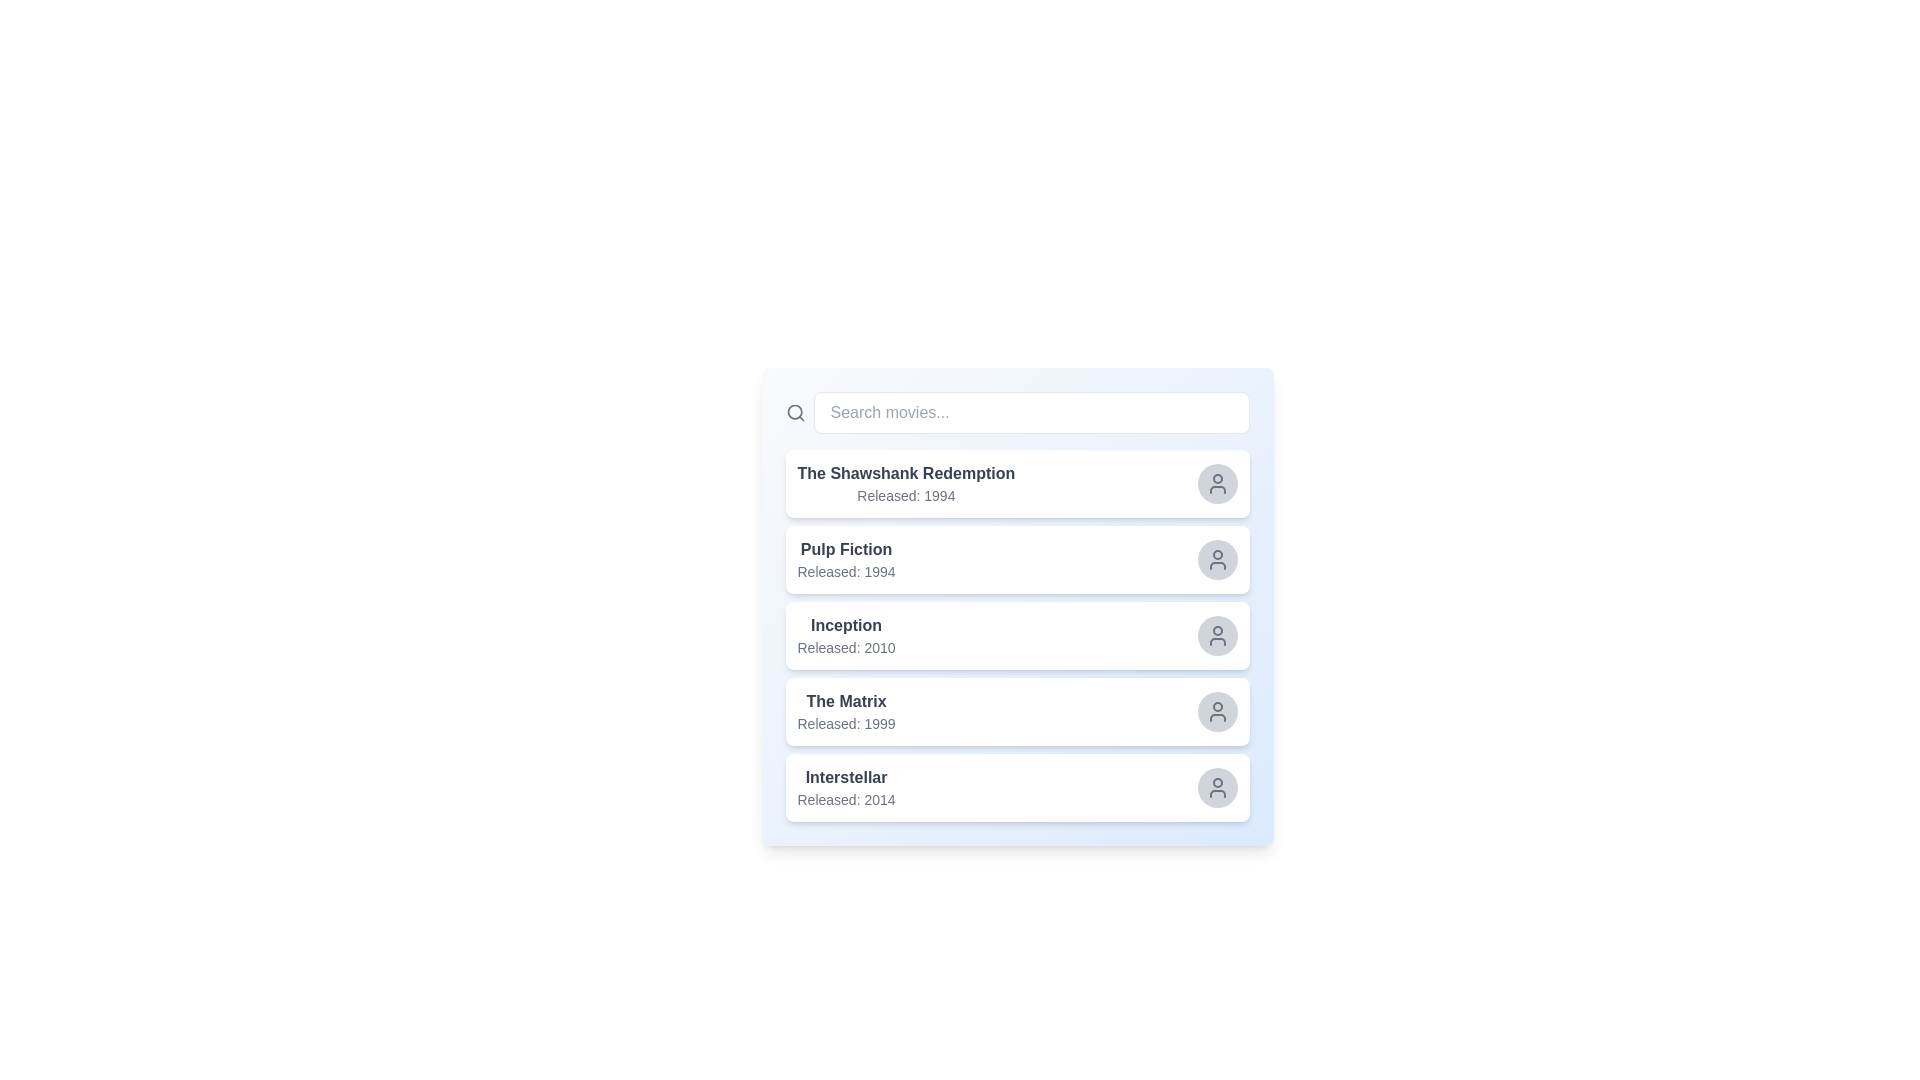 Image resolution: width=1920 pixels, height=1080 pixels. Describe the element at coordinates (846, 636) in the screenshot. I see `text content of the label displaying the title 'Inception' and its release year '2010', which is located in the third card of a vertical layout, positioned below 'Pulp Fiction' and above 'The Matrix'` at that location.